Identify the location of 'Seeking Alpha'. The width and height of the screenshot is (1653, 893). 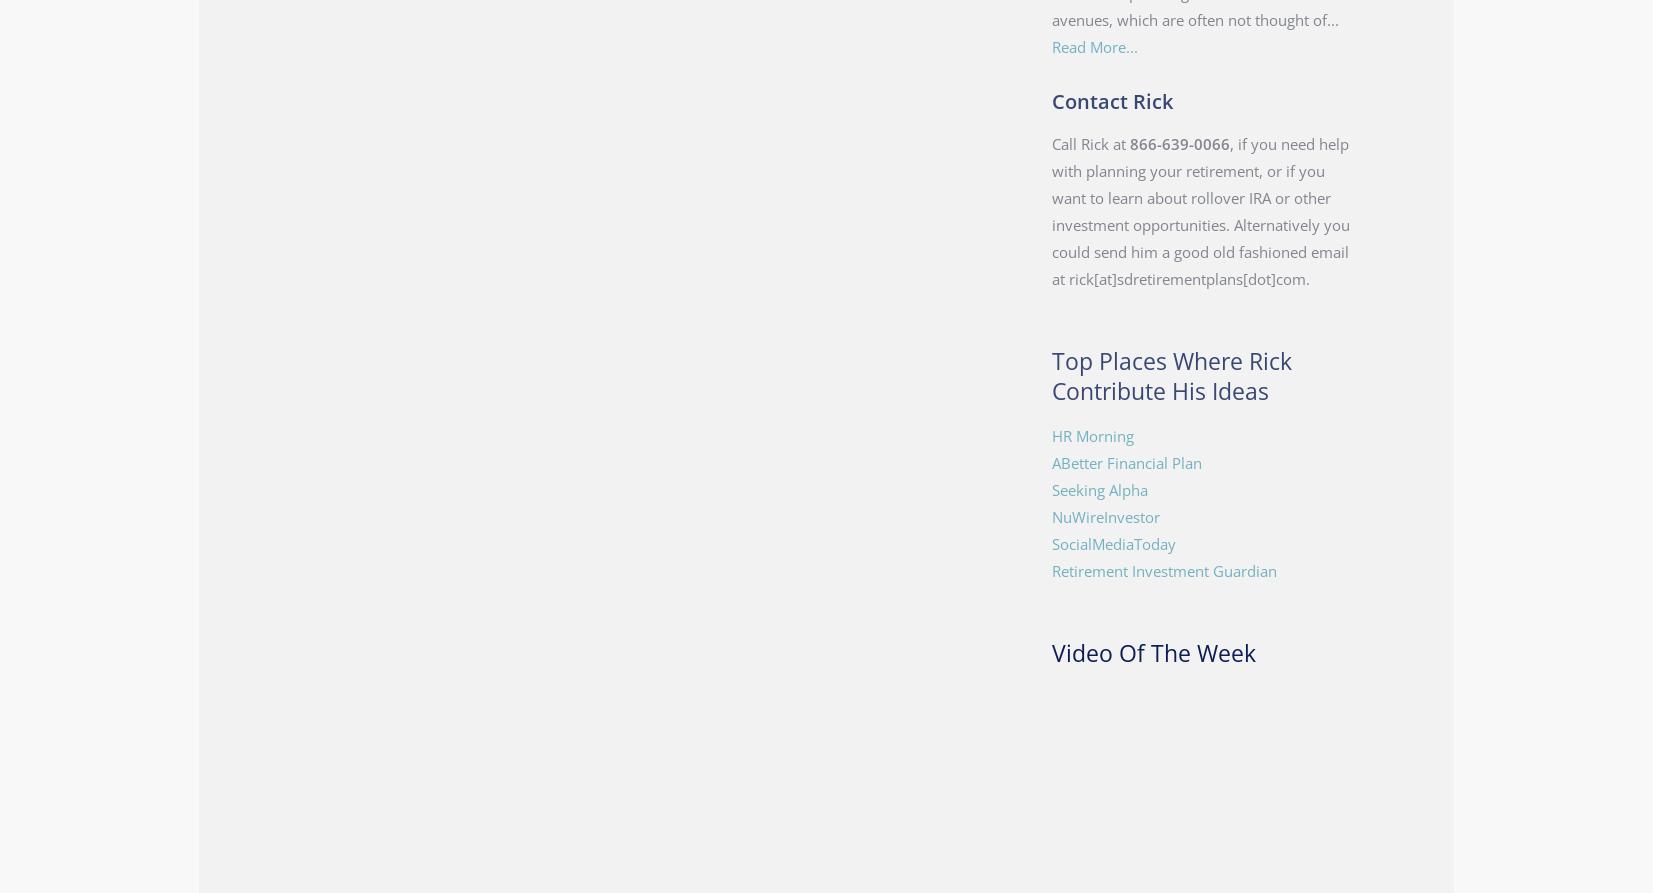
(1099, 488).